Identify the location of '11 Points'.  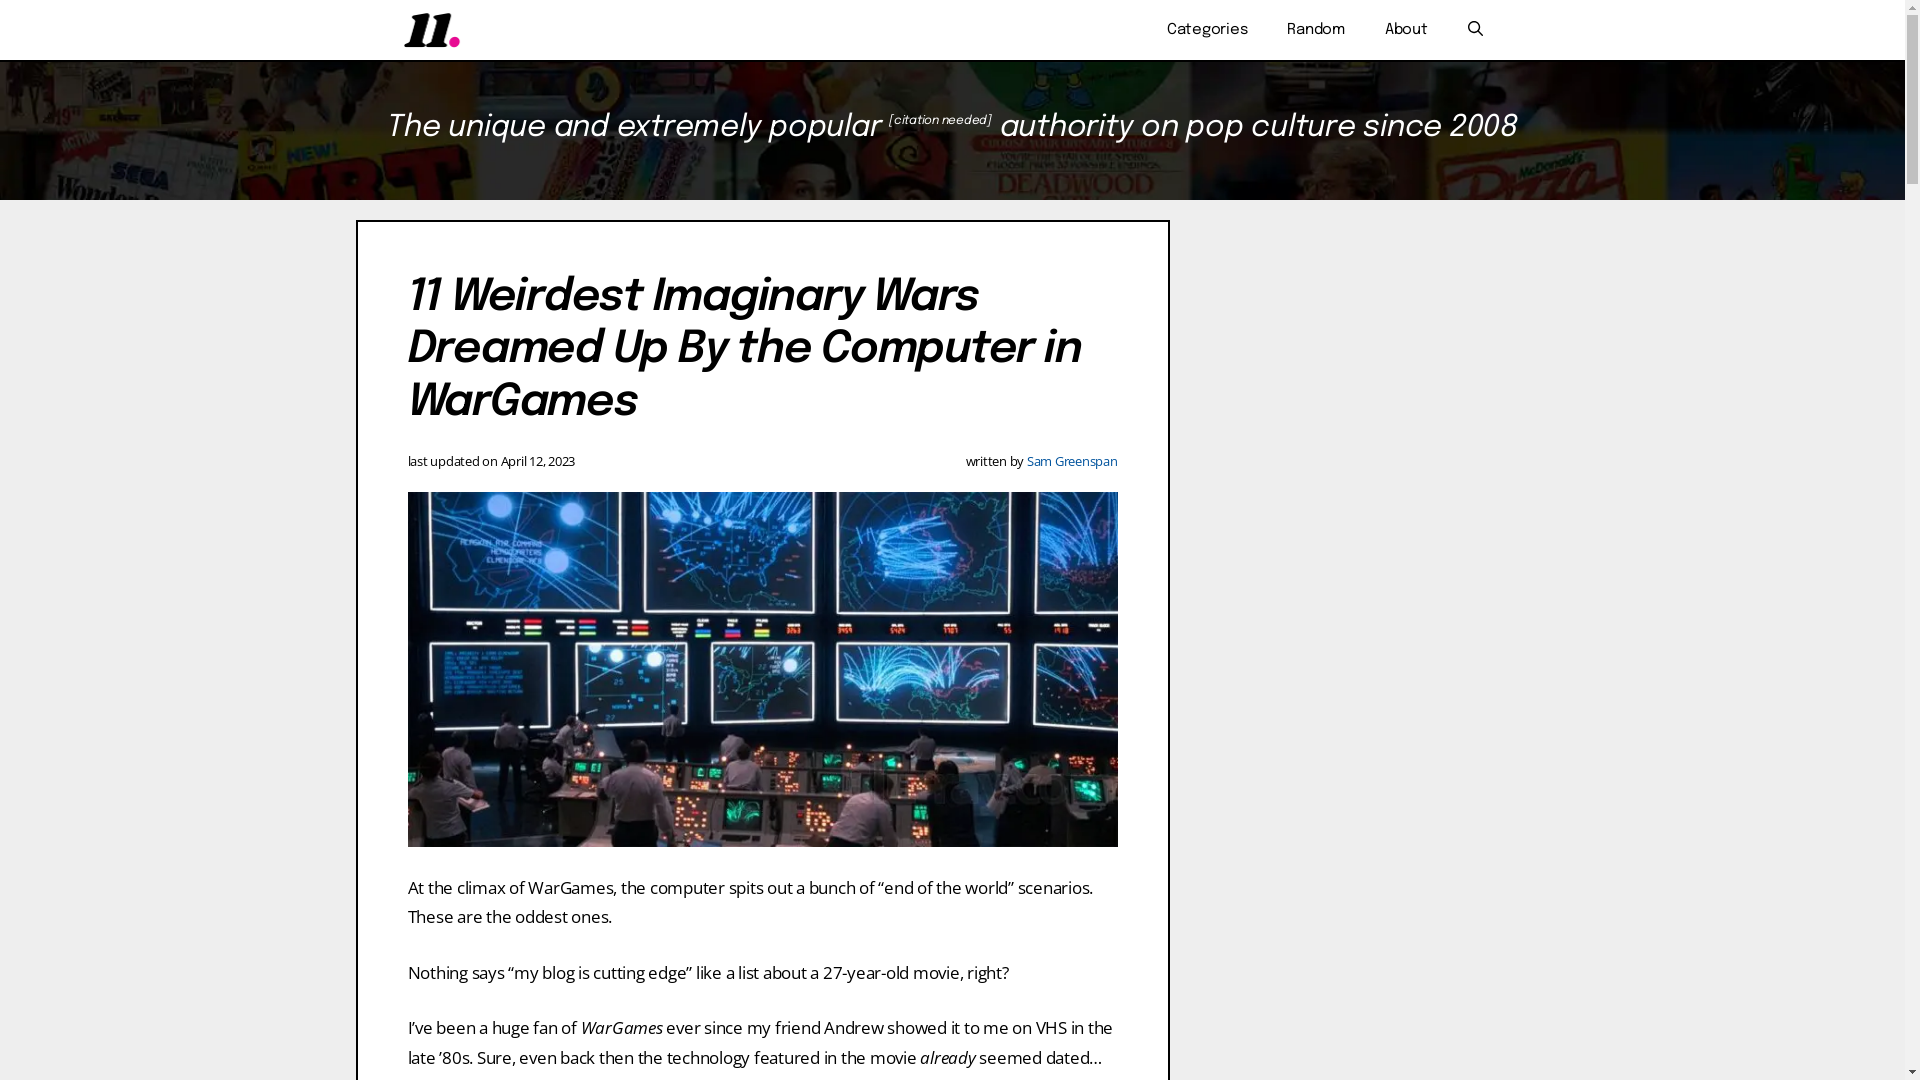
(430, 30).